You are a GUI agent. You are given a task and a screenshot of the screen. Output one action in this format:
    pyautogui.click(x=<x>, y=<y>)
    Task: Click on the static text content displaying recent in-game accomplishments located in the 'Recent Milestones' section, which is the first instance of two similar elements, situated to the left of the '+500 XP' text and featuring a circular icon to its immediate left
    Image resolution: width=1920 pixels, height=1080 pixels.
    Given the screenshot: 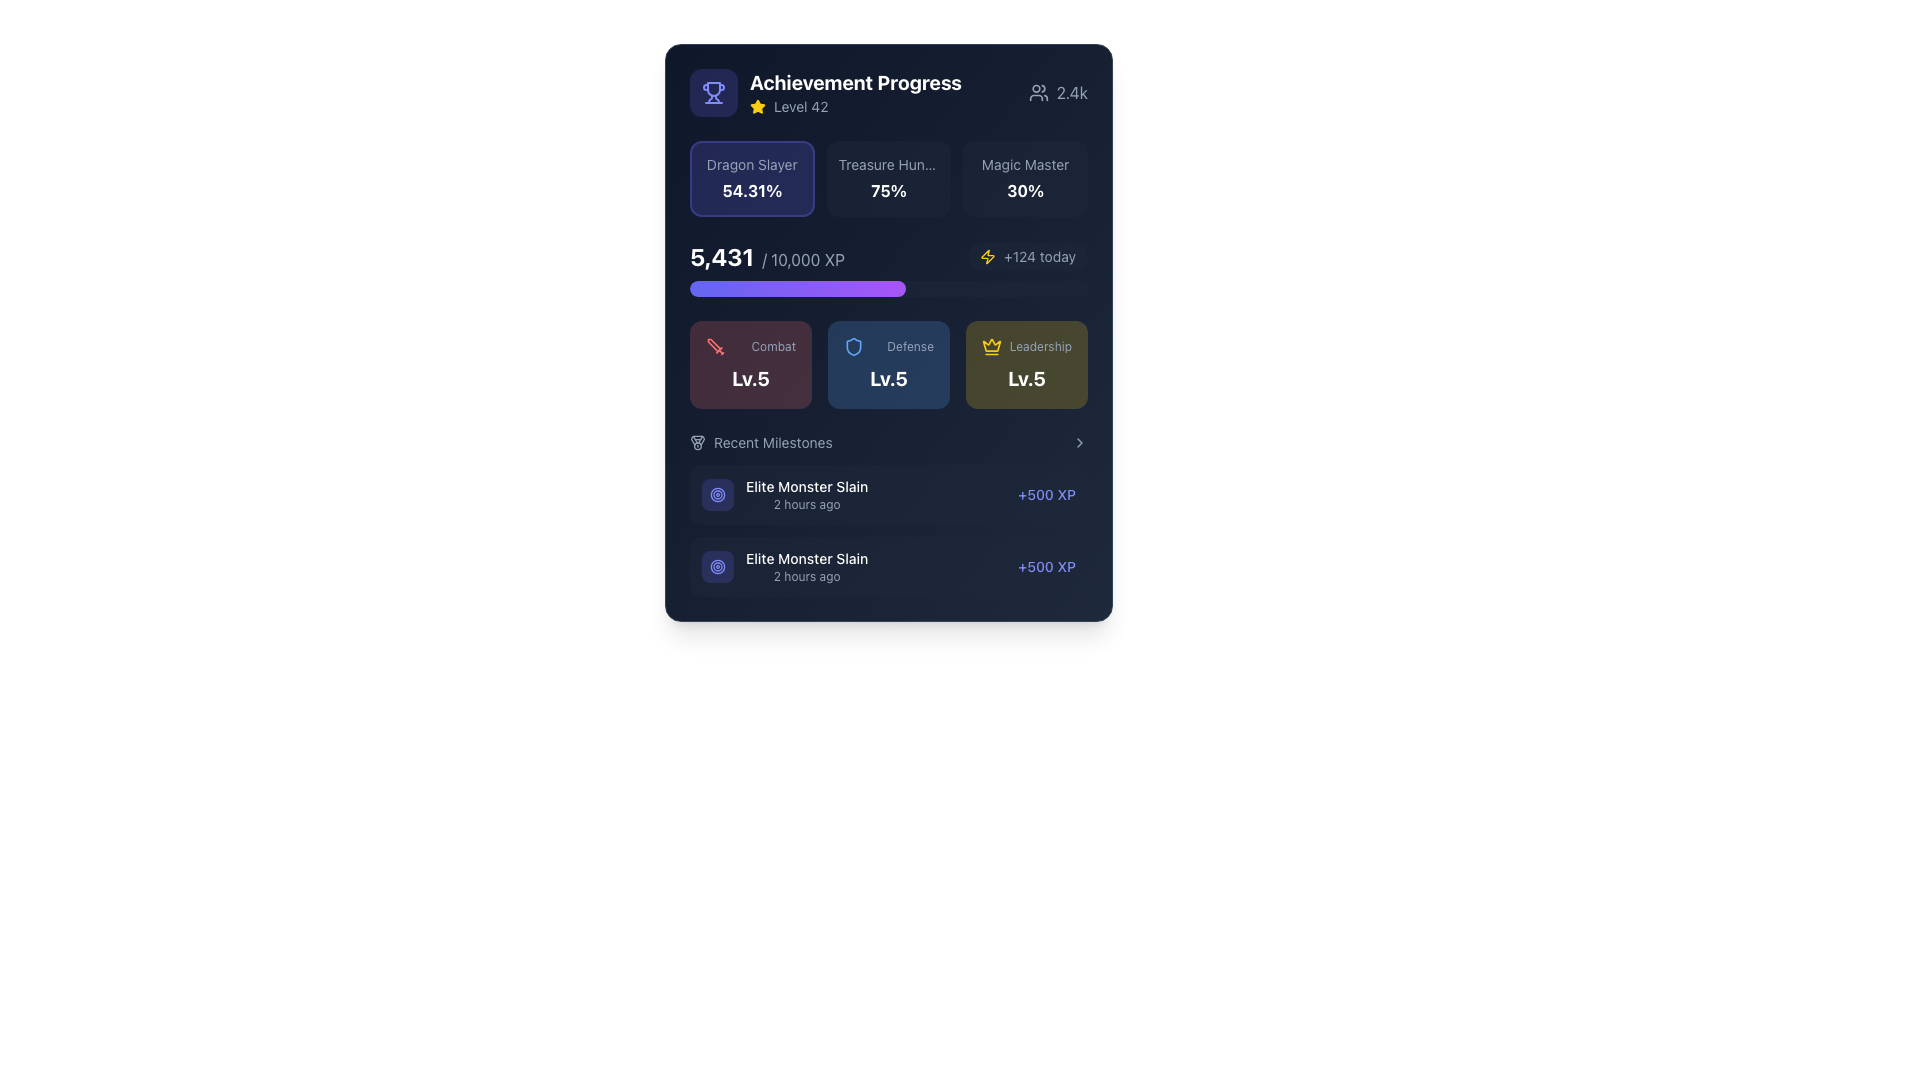 What is the action you would take?
    pyautogui.click(x=784, y=494)
    